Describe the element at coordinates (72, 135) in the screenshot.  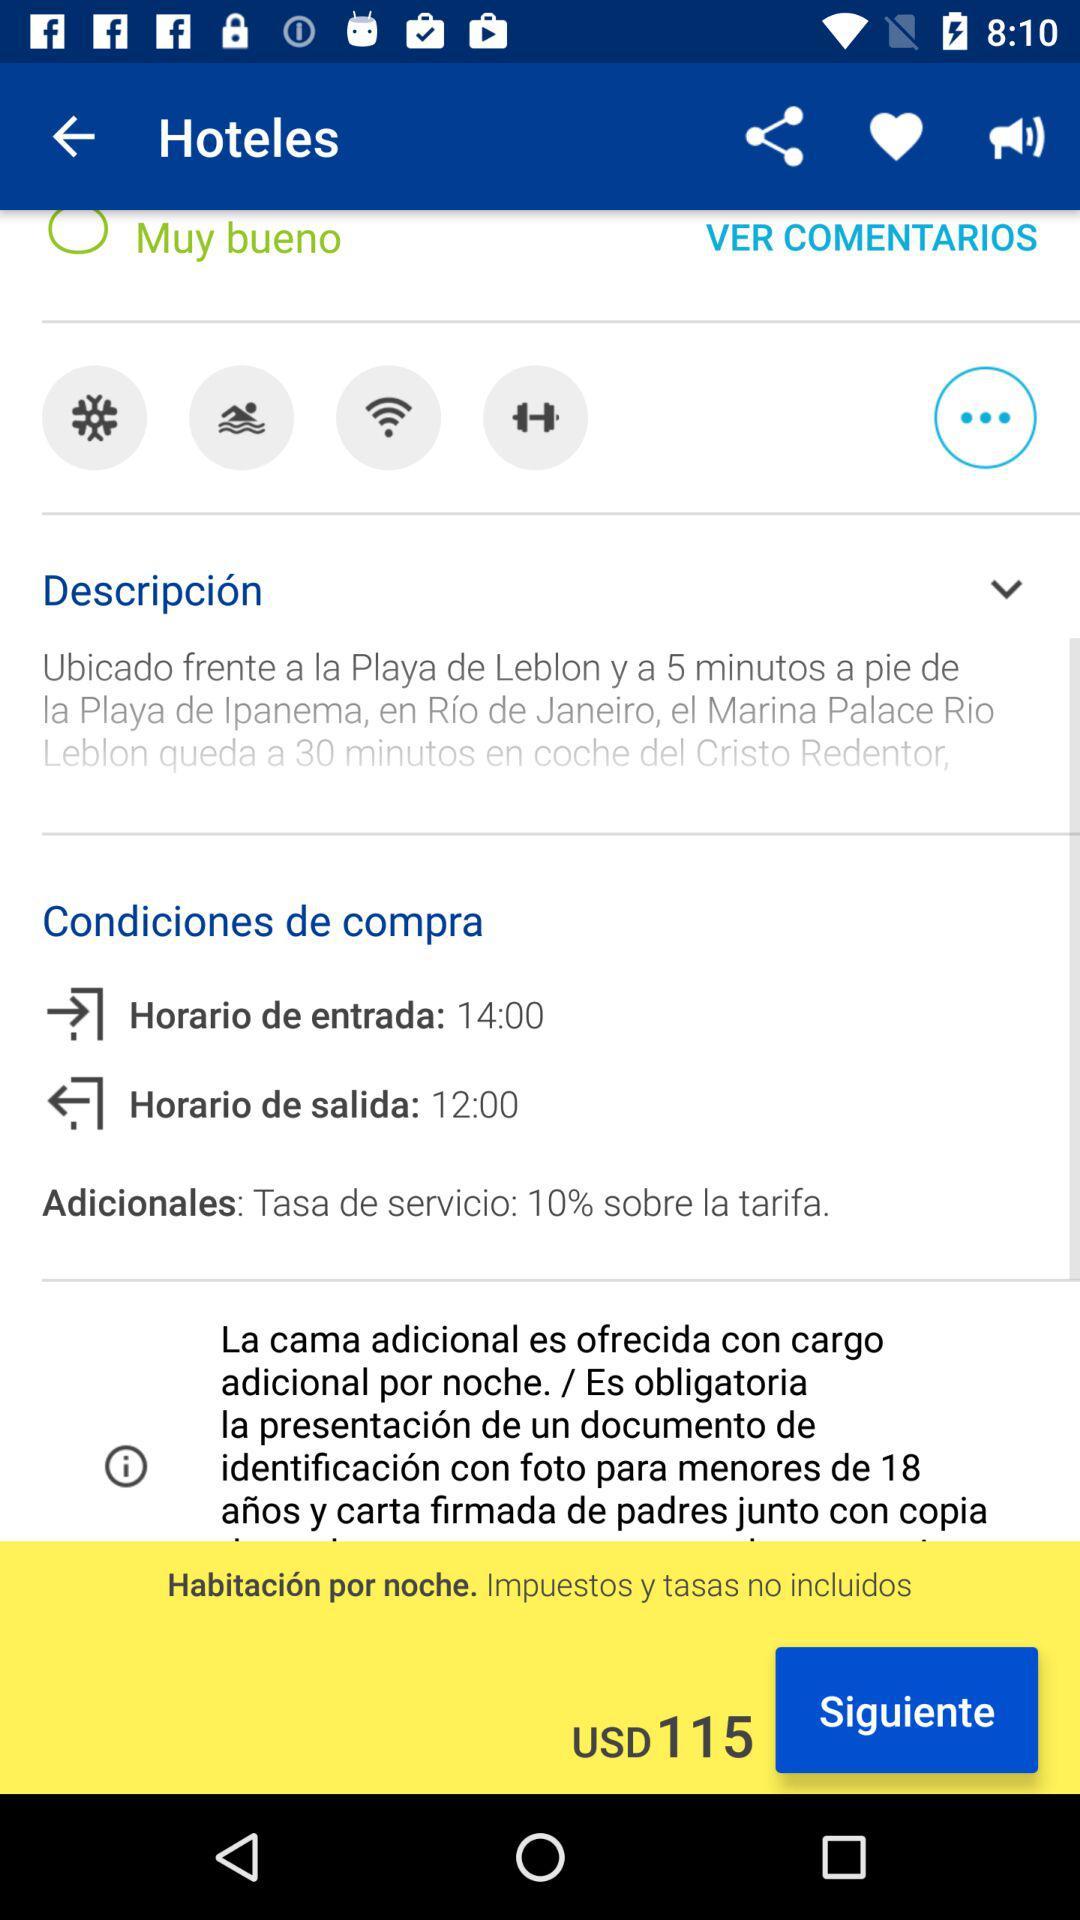
I see `icon to the left of the hoteles icon` at that location.